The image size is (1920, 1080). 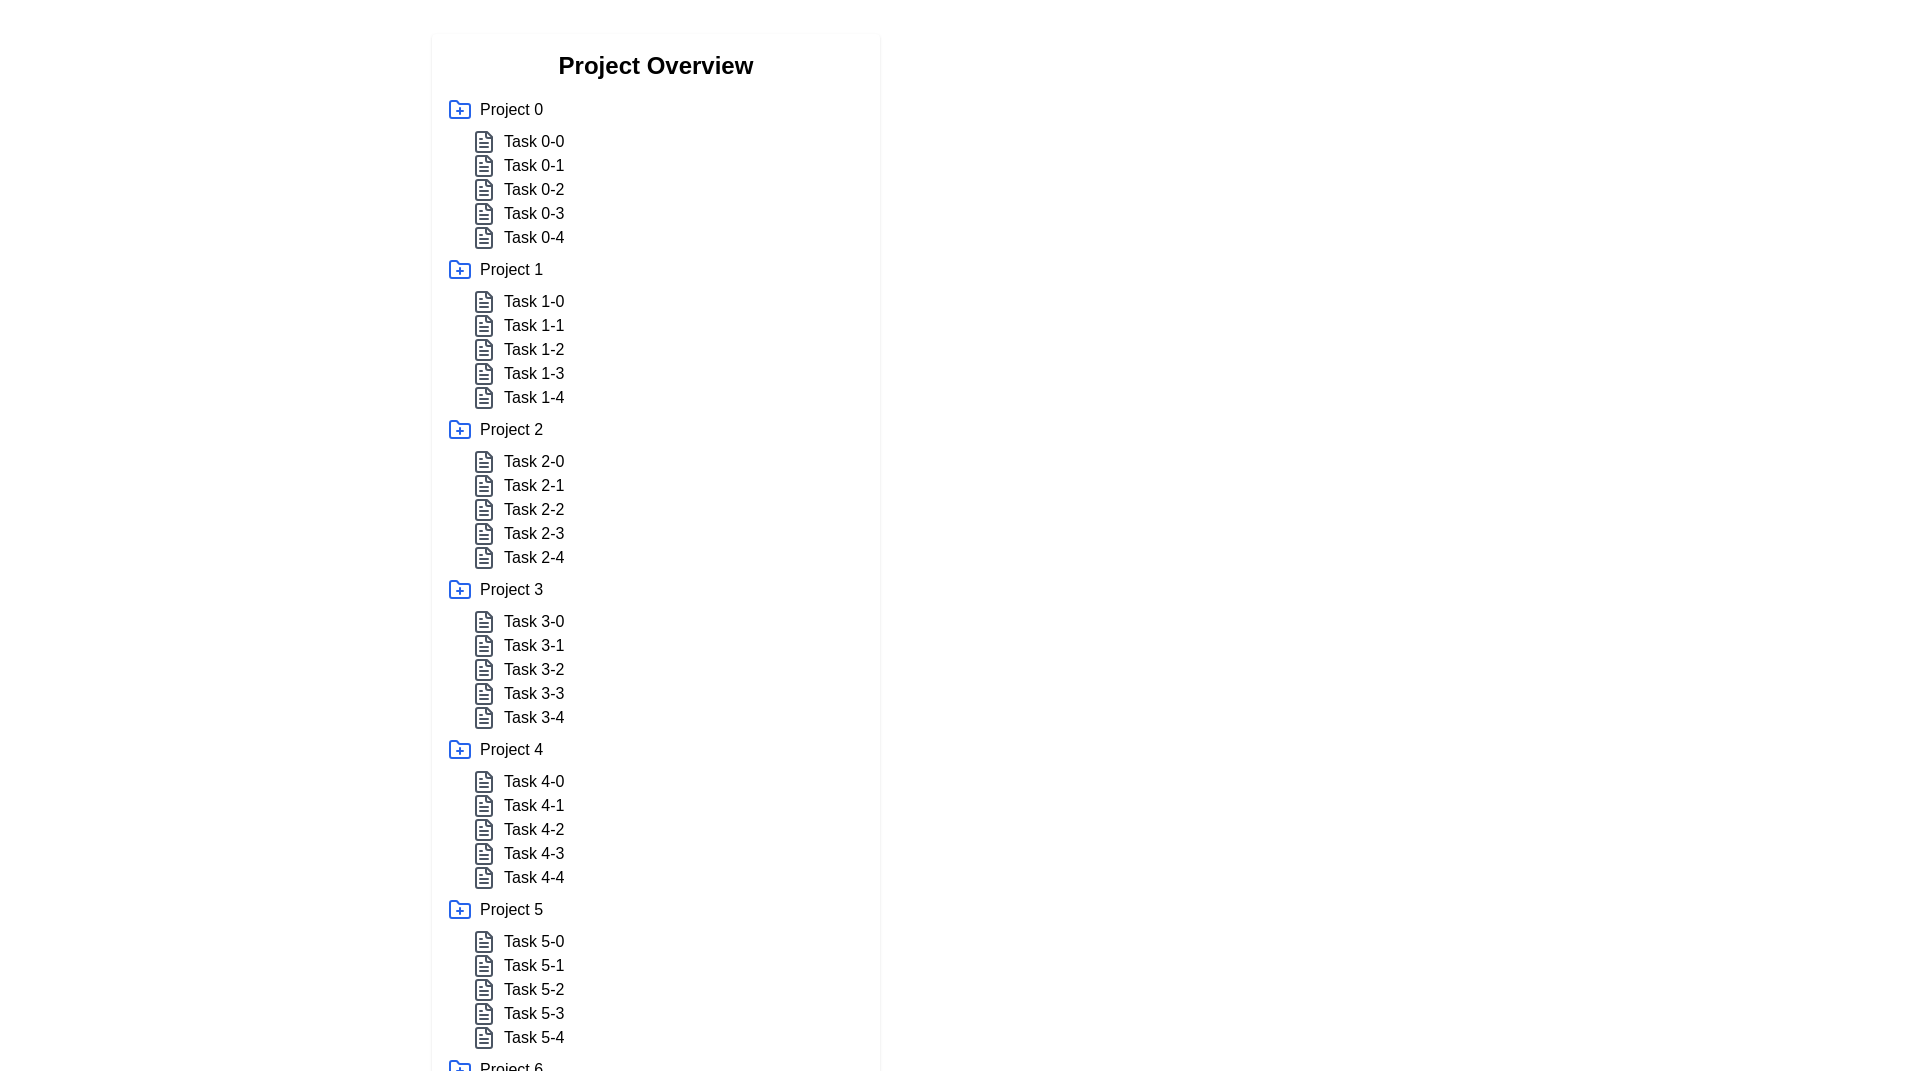 What do you see at coordinates (534, 964) in the screenshot?
I see `the text label displaying 'Task 5-1'` at bounding box center [534, 964].